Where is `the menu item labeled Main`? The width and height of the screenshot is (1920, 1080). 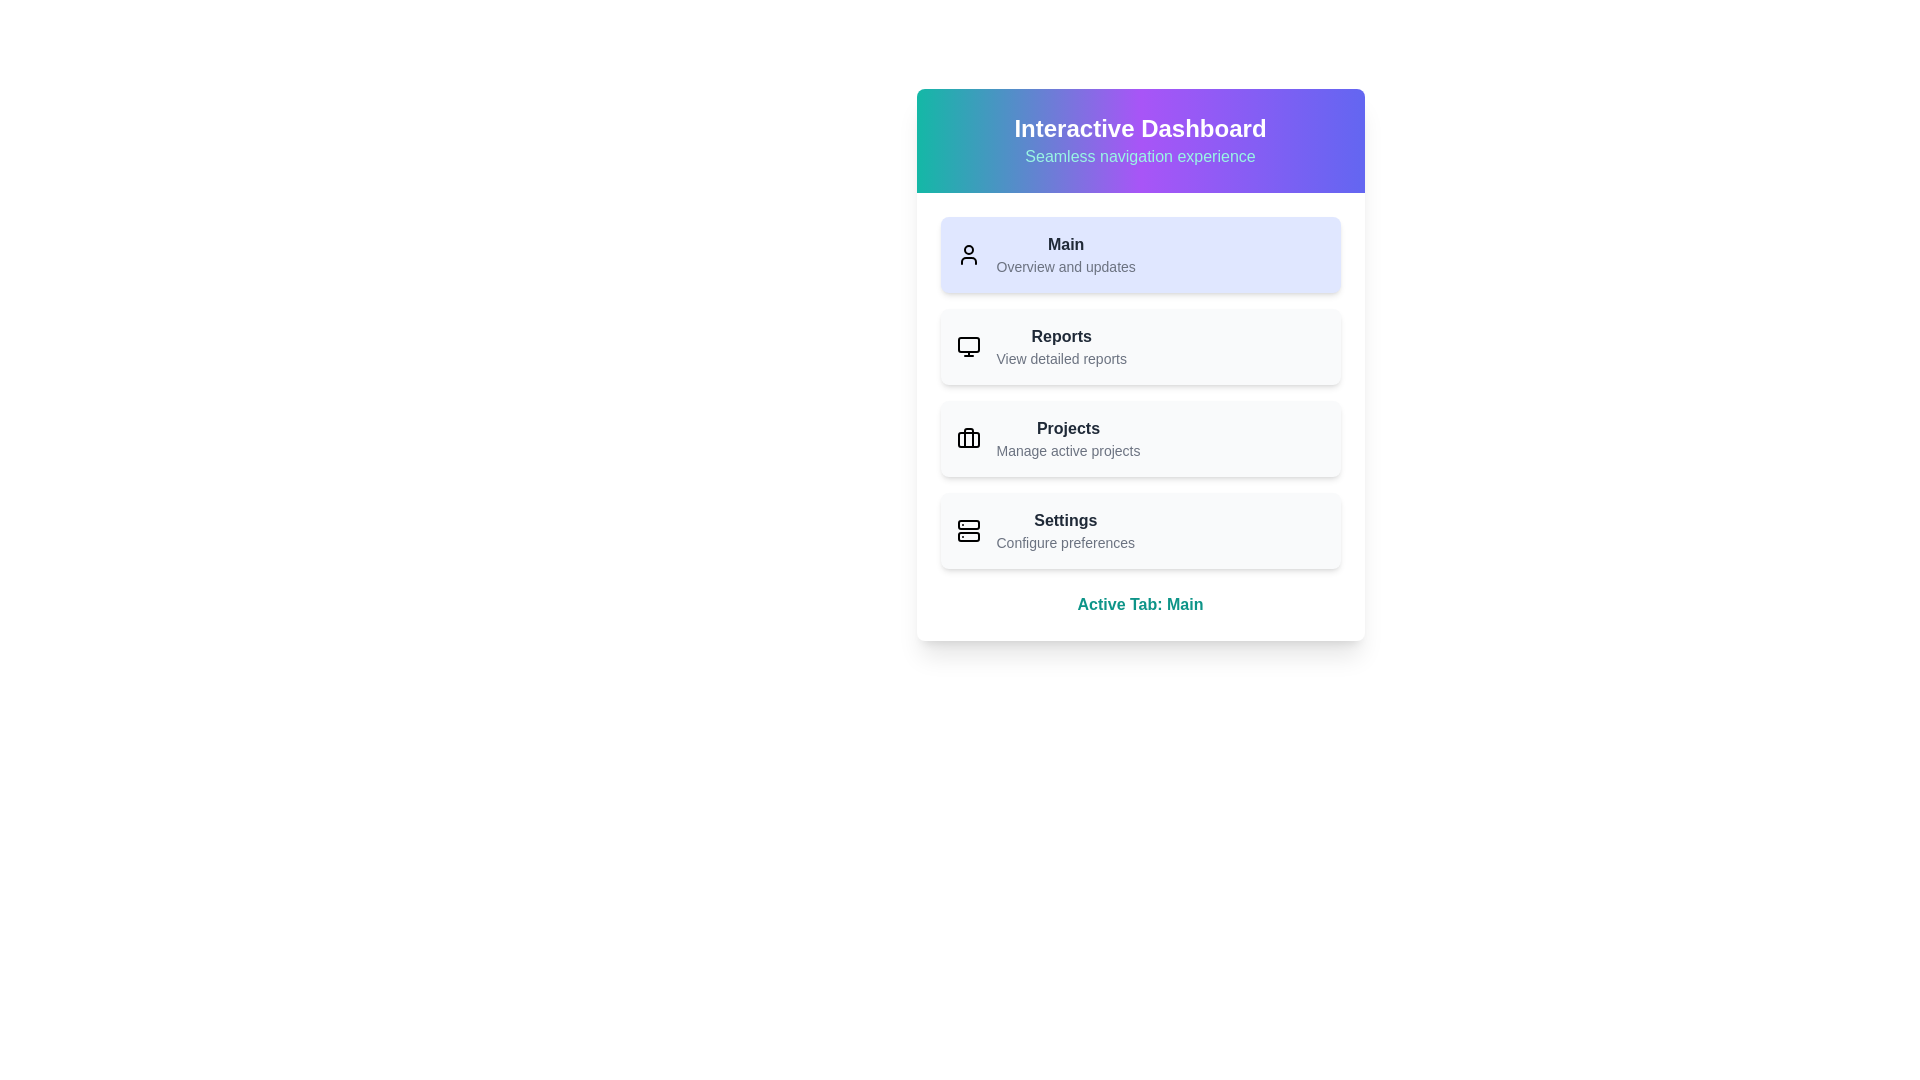
the menu item labeled Main is located at coordinates (1140, 253).